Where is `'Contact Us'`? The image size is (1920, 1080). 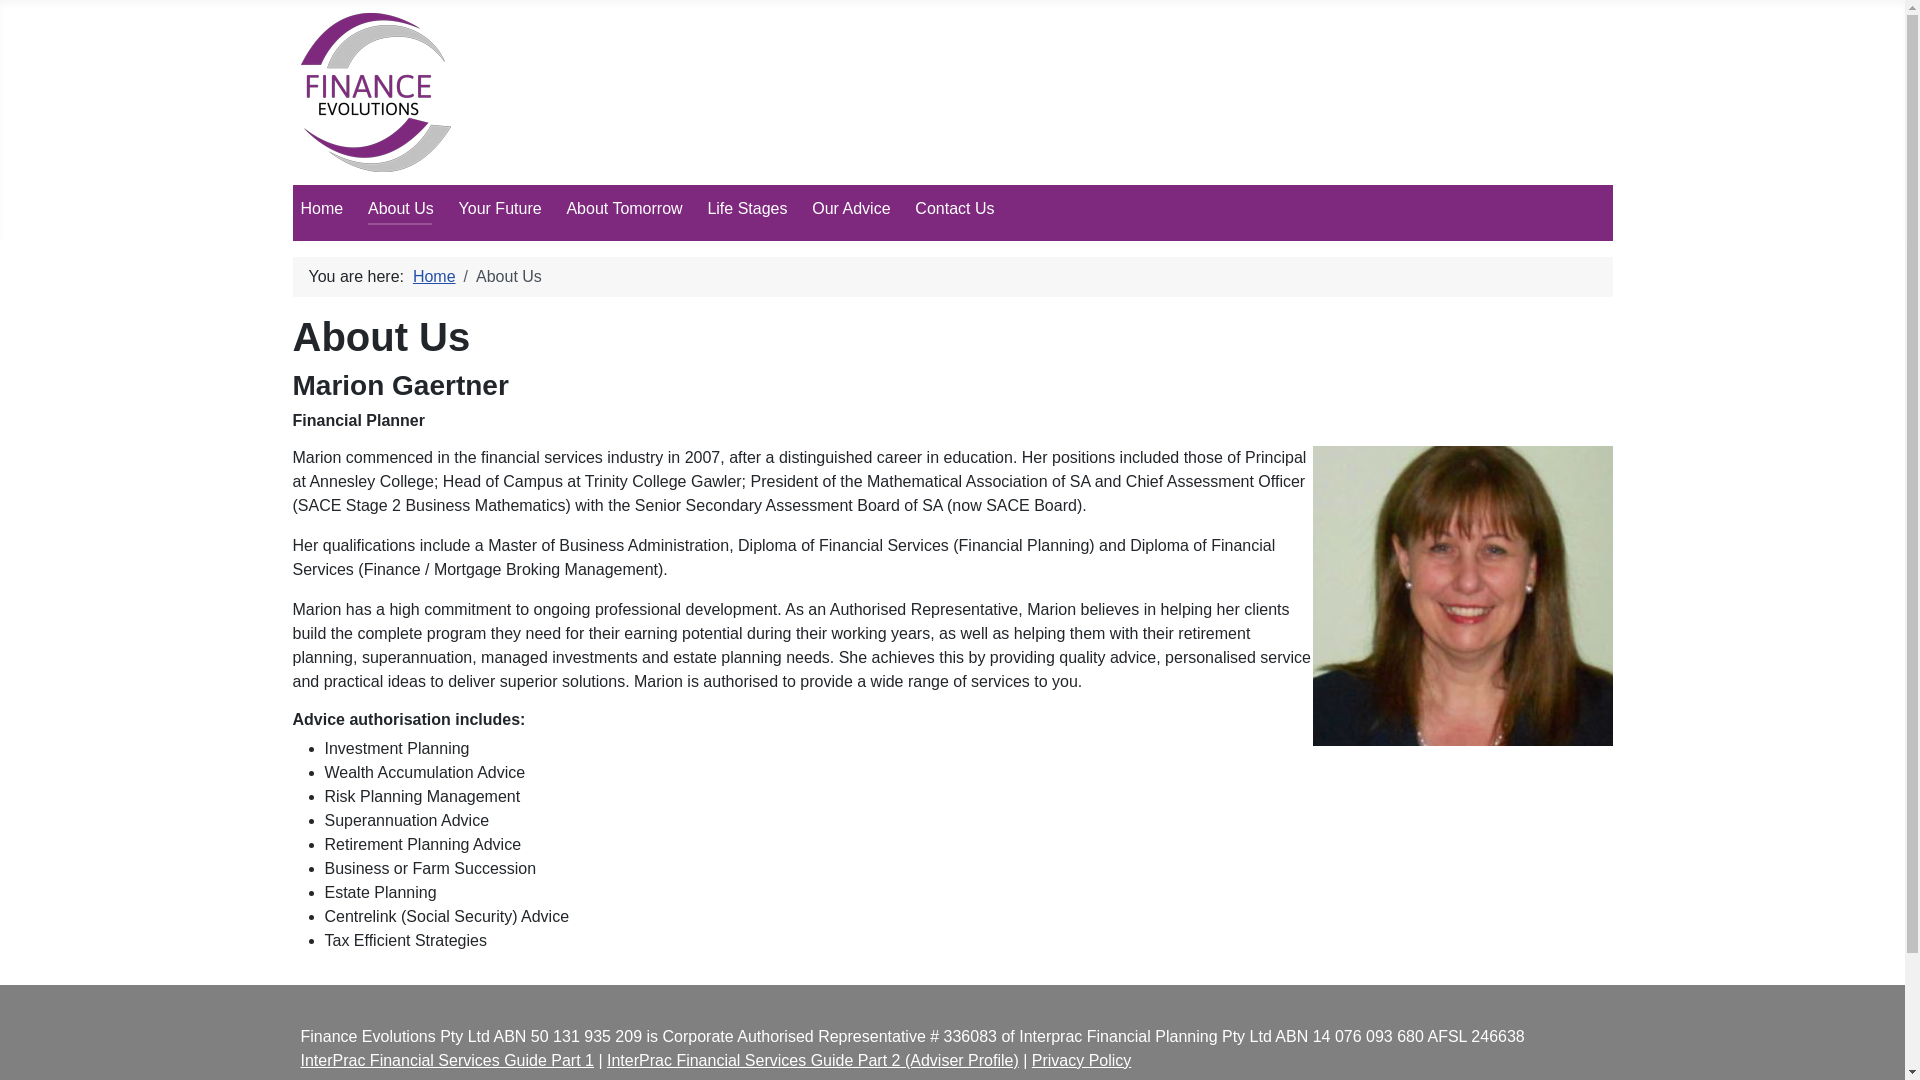 'Contact Us' is located at coordinates (953, 208).